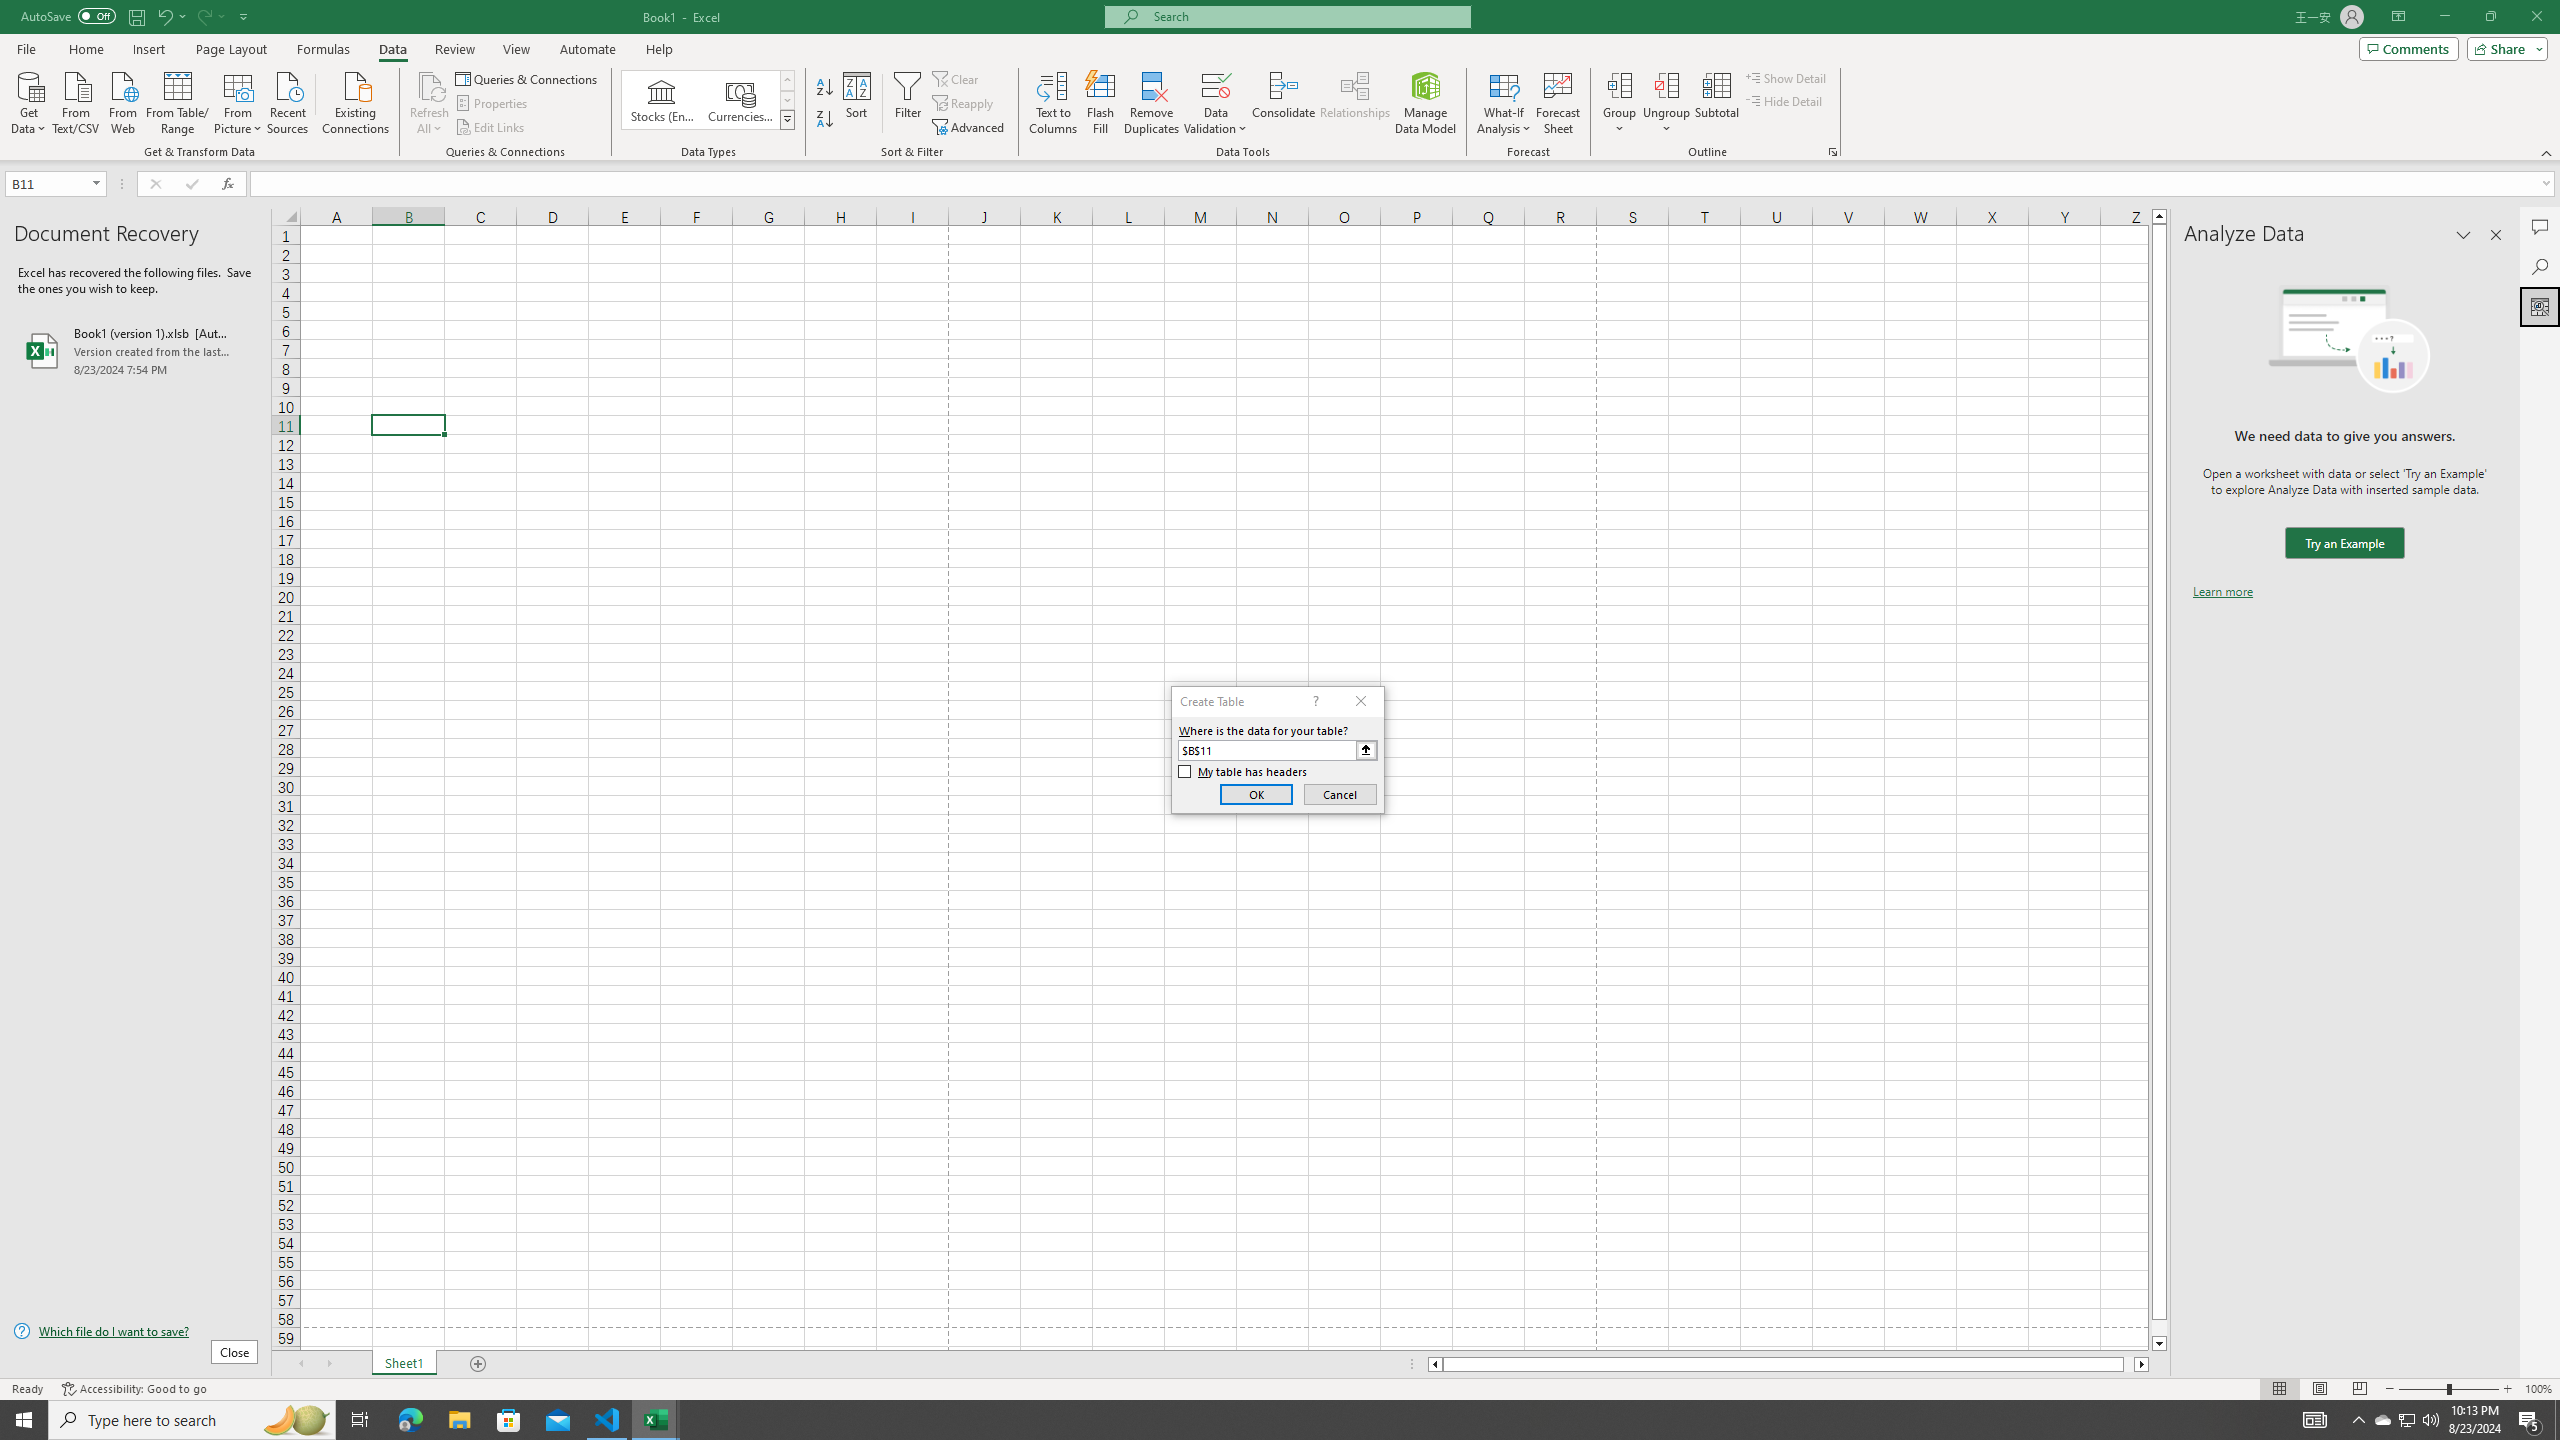 The height and width of the screenshot is (1440, 2560). What do you see at coordinates (1831, 150) in the screenshot?
I see `'Group and Outline Settings'` at bounding box center [1831, 150].